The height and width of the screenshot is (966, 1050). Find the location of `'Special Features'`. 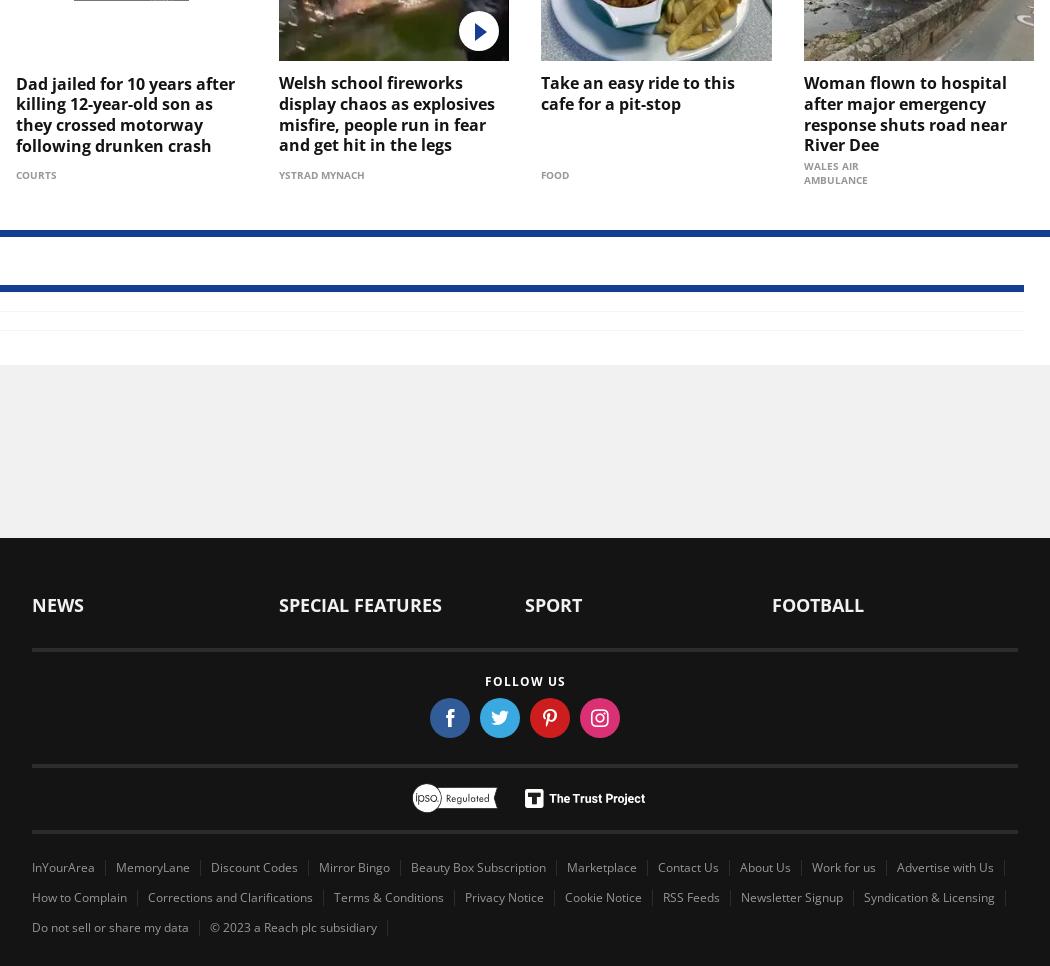

'Special Features' is located at coordinates (358, 605).